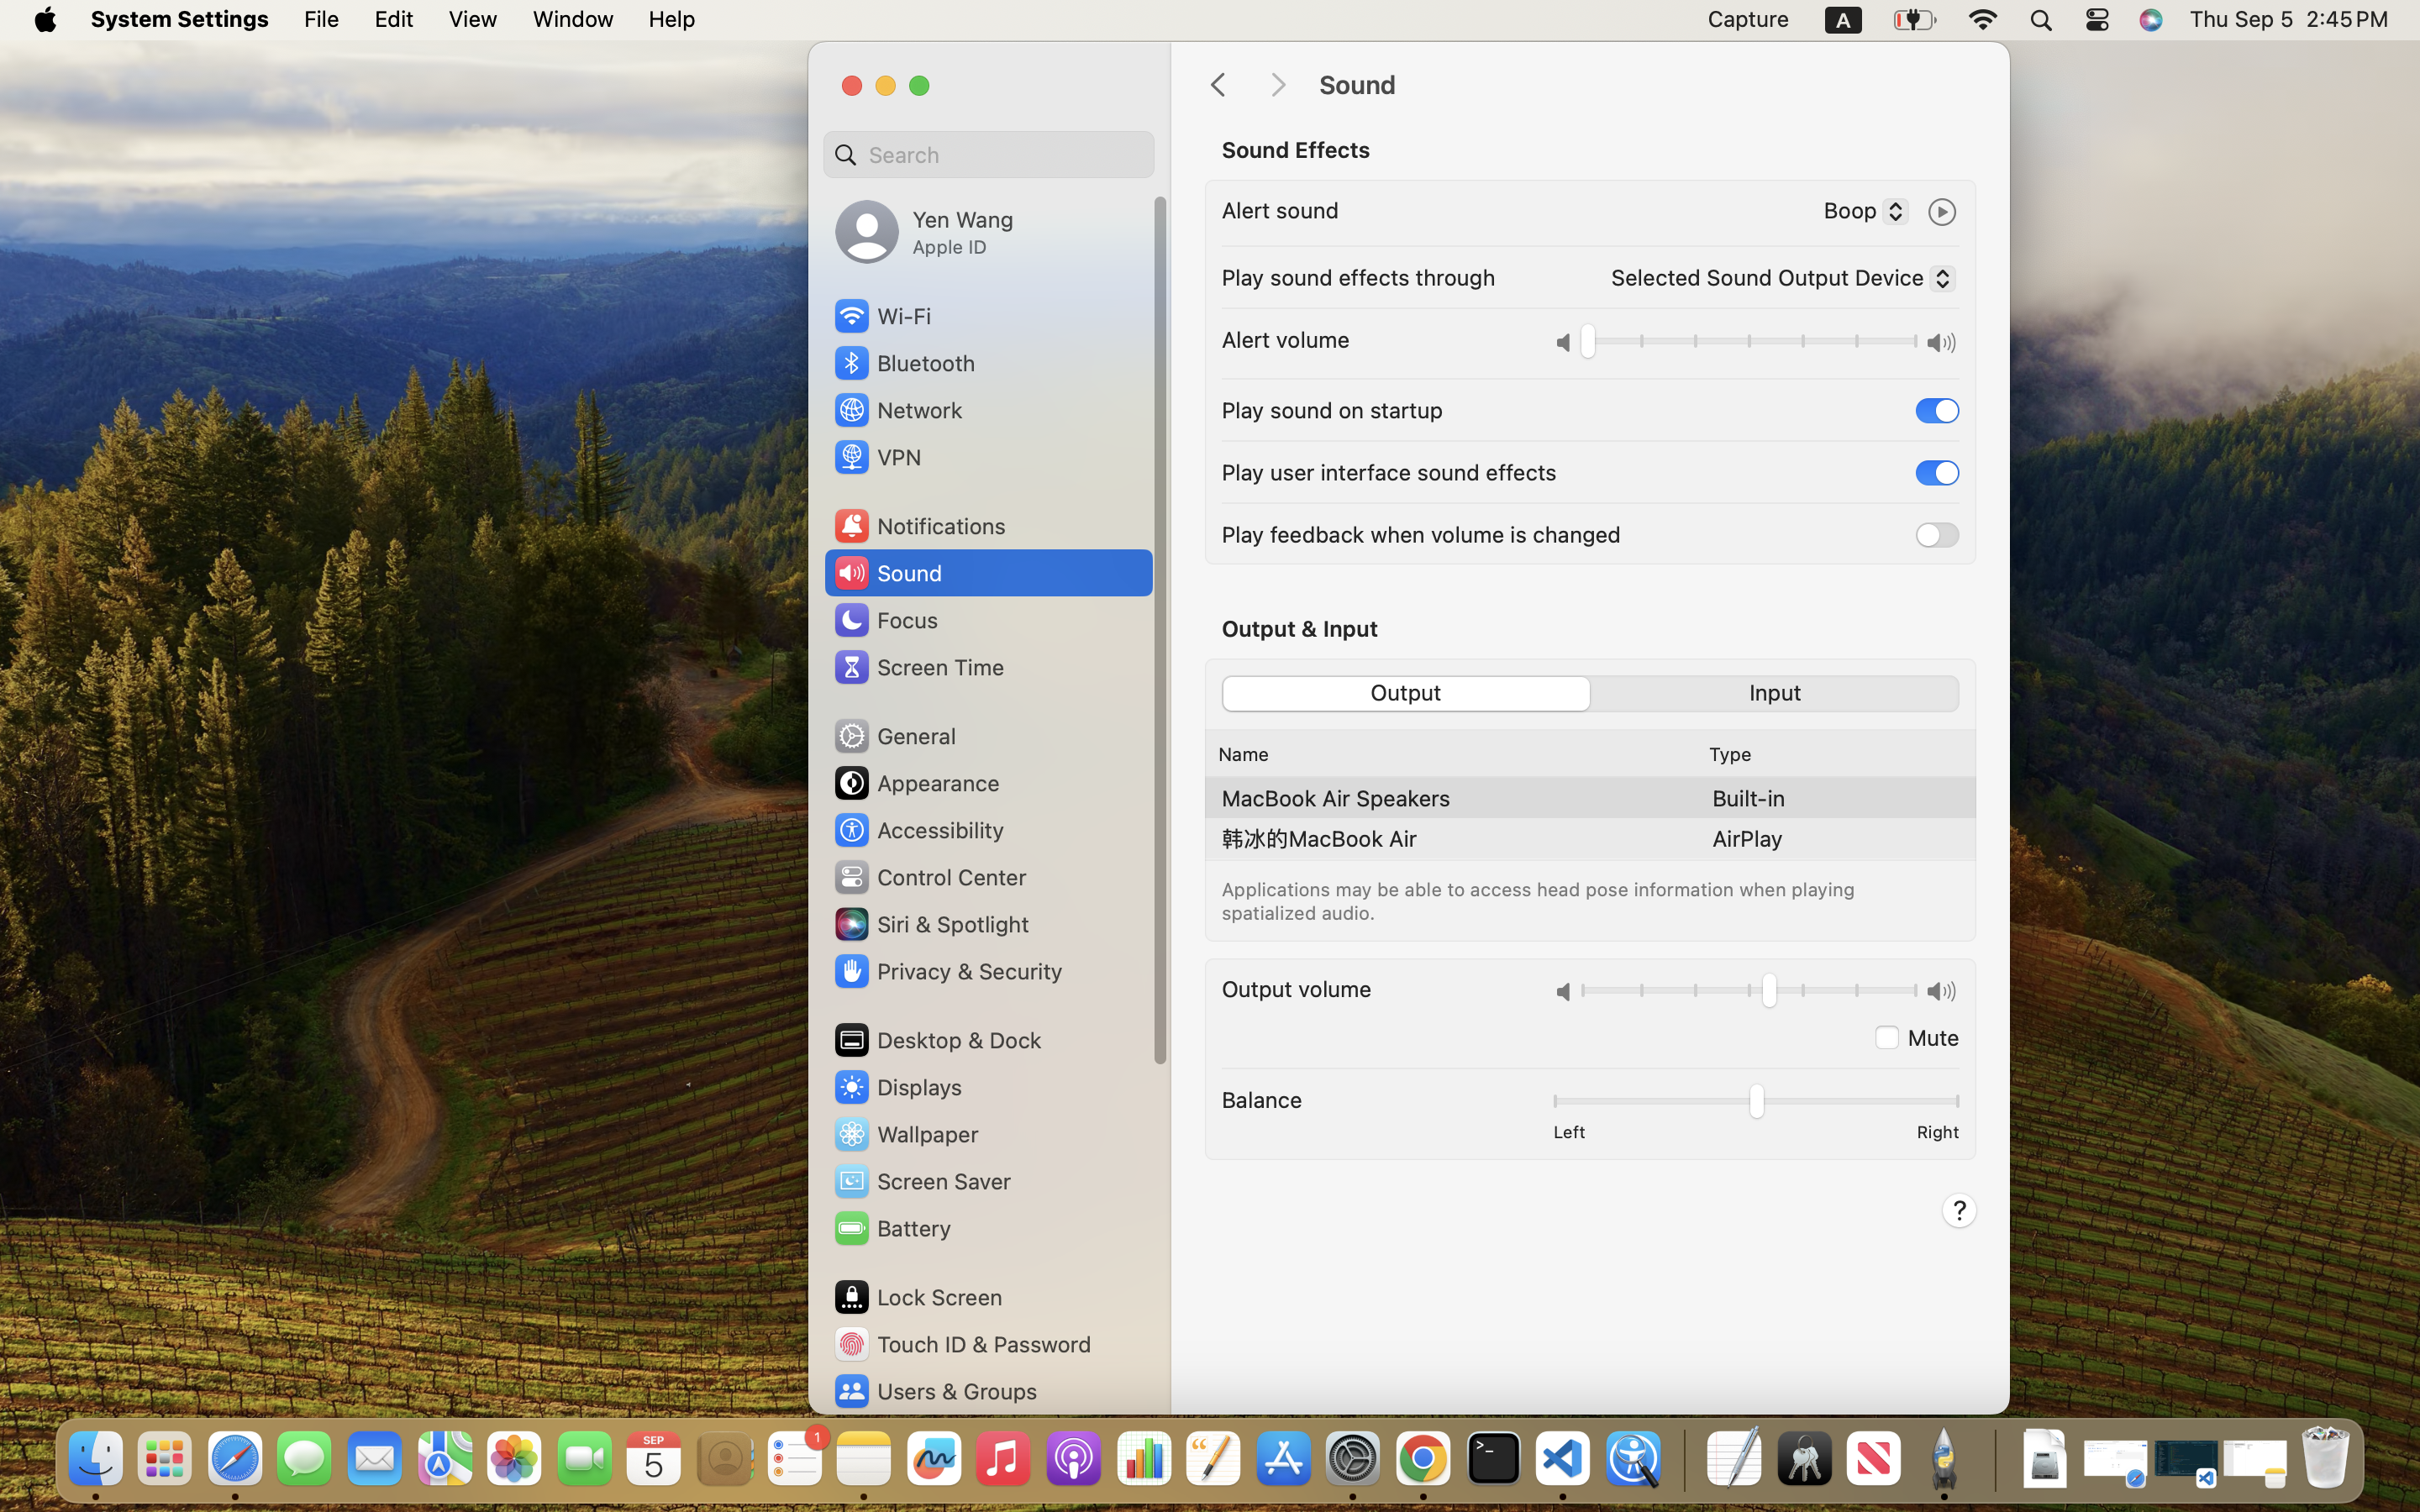 The image size is (2420, 1512). I want to click on 'Accessibility', so click(918, 830).